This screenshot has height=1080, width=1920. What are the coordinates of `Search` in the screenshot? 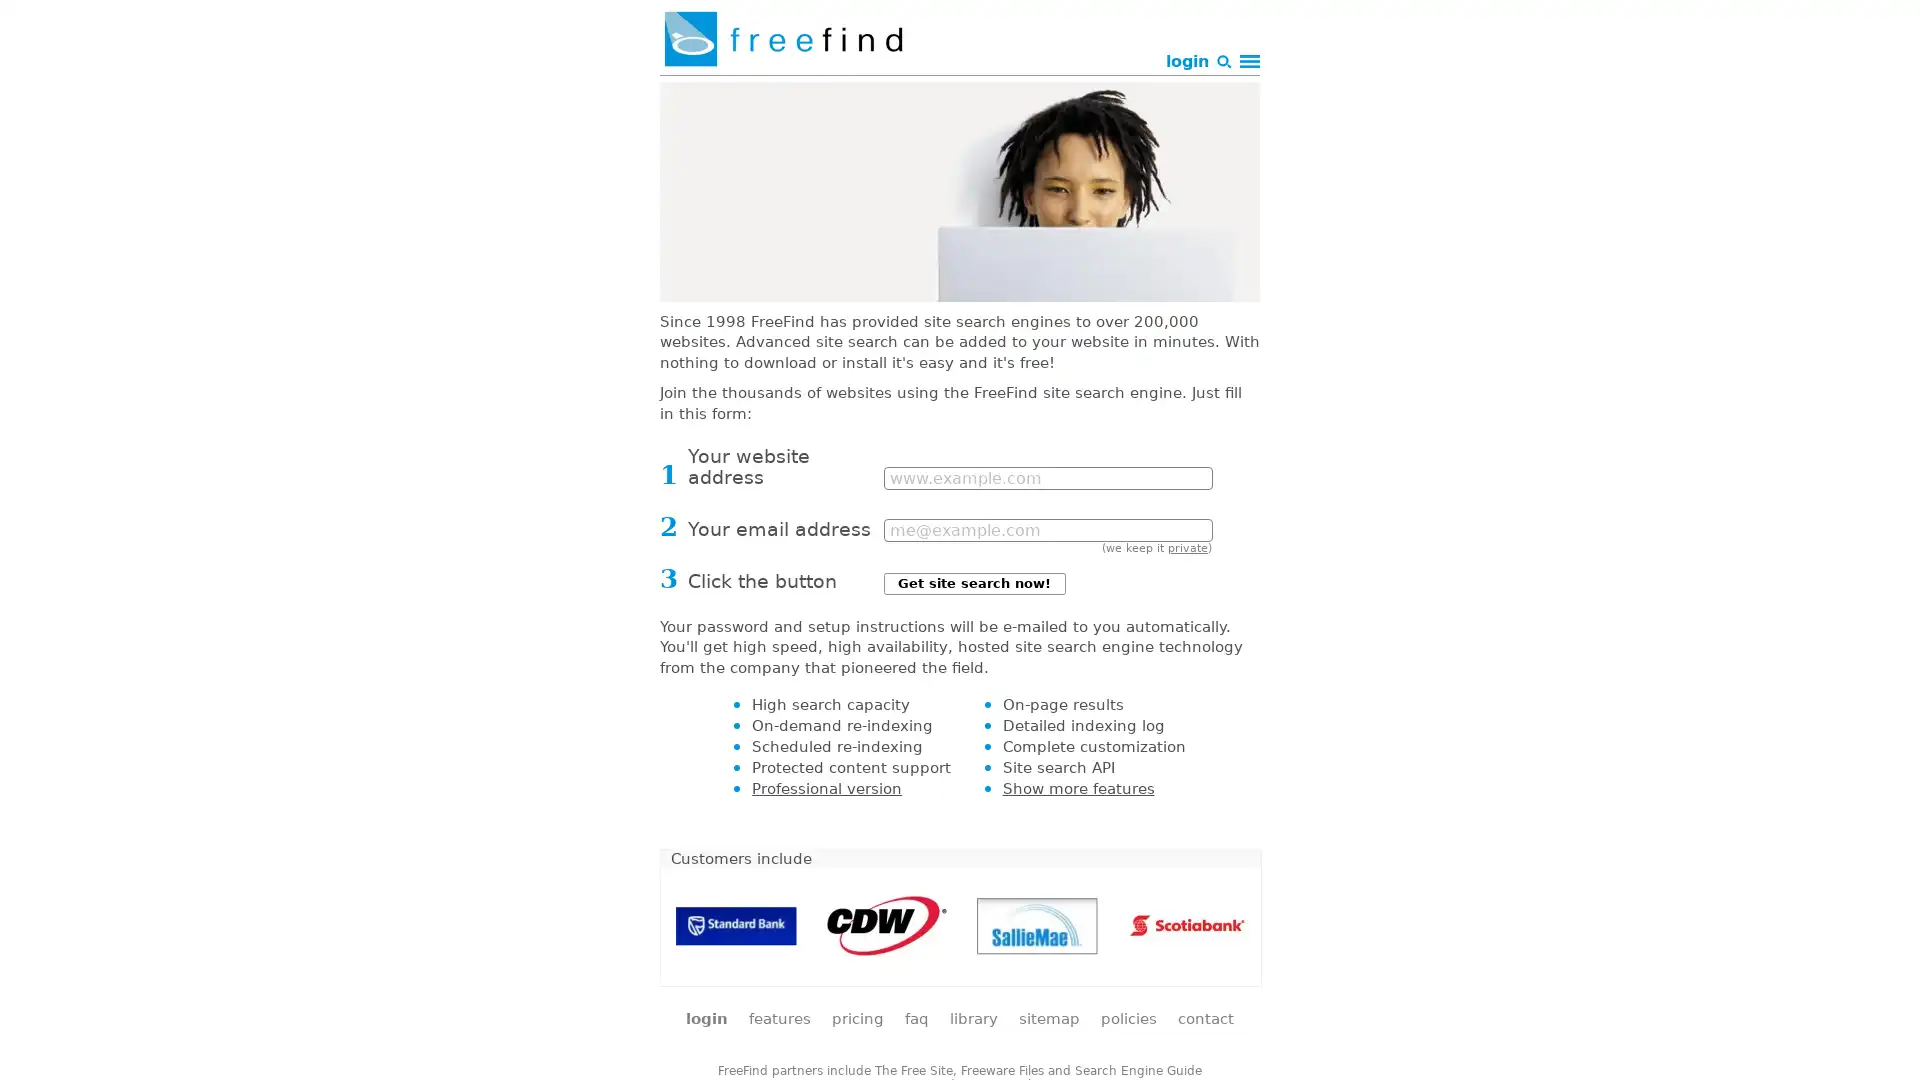 It's located at (1083, 98).